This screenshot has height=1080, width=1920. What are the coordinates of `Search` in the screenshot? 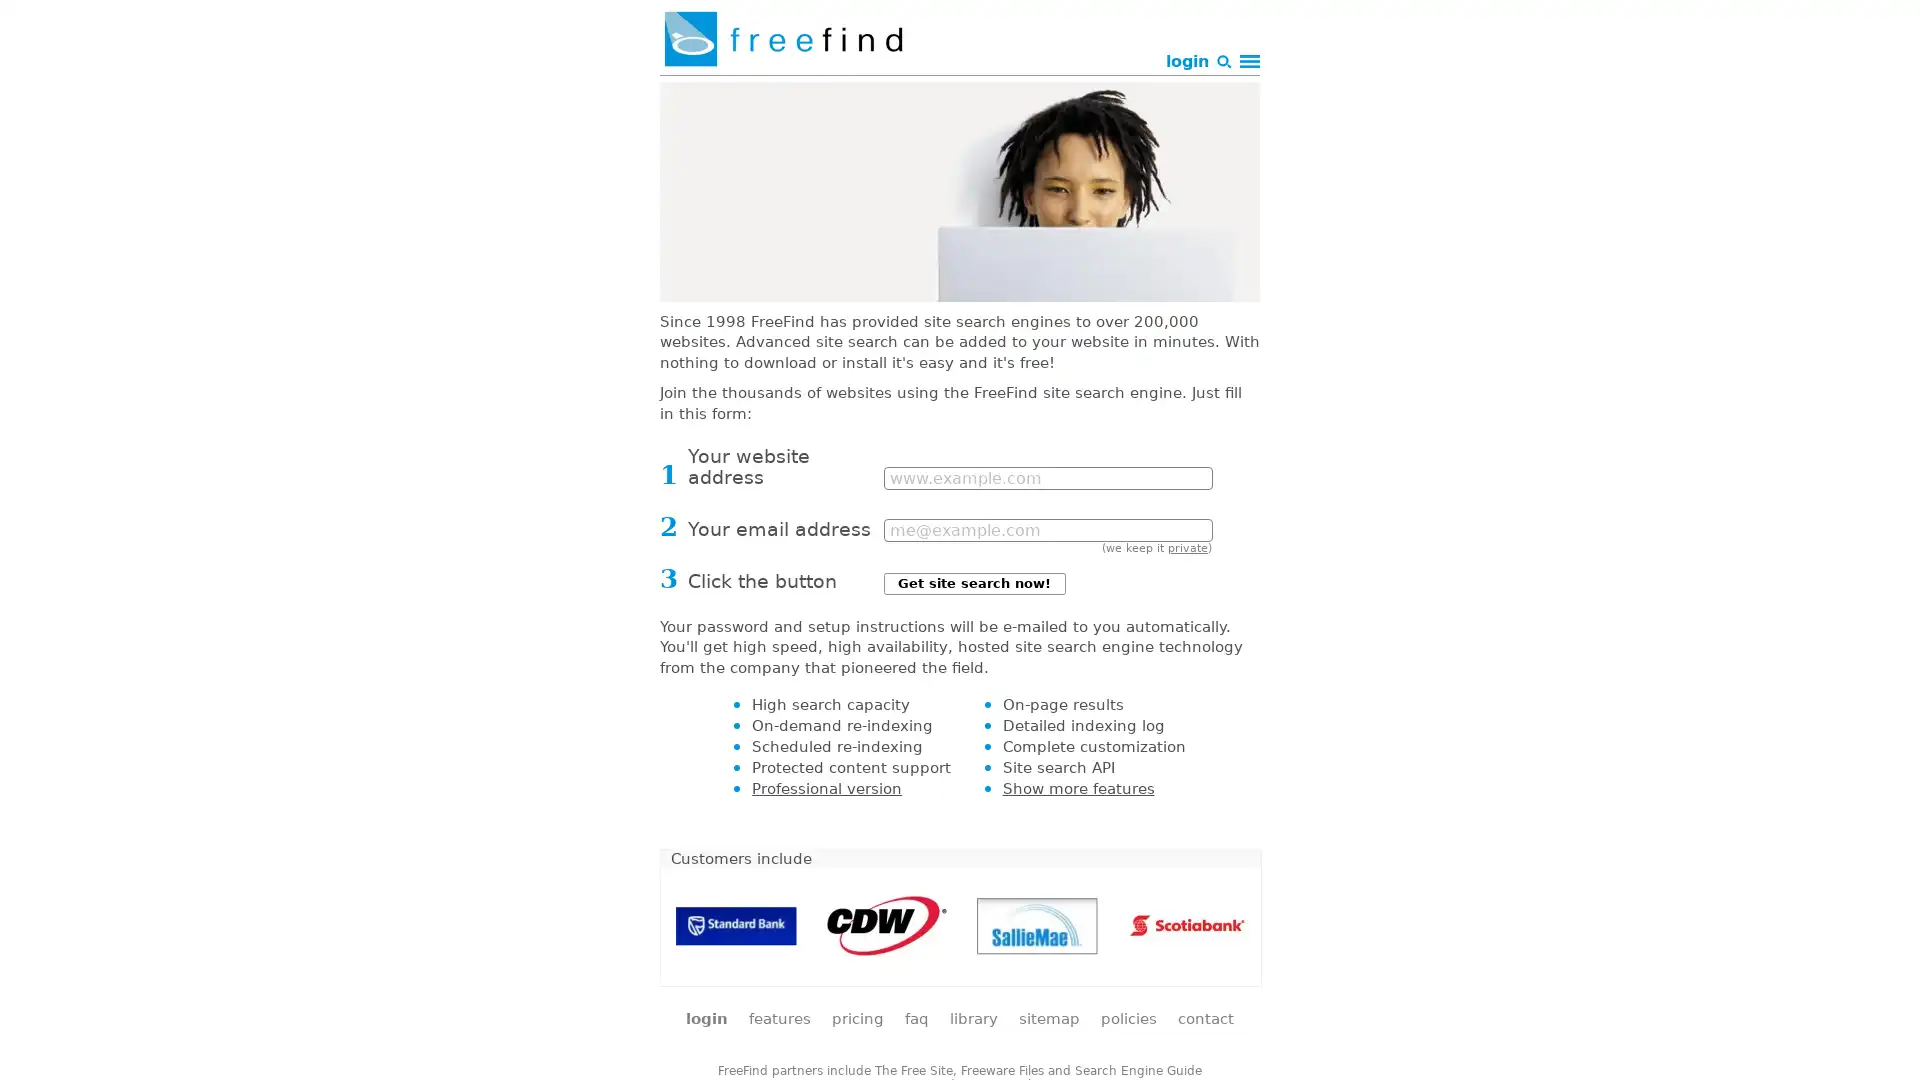 It's located at (1083, 98).